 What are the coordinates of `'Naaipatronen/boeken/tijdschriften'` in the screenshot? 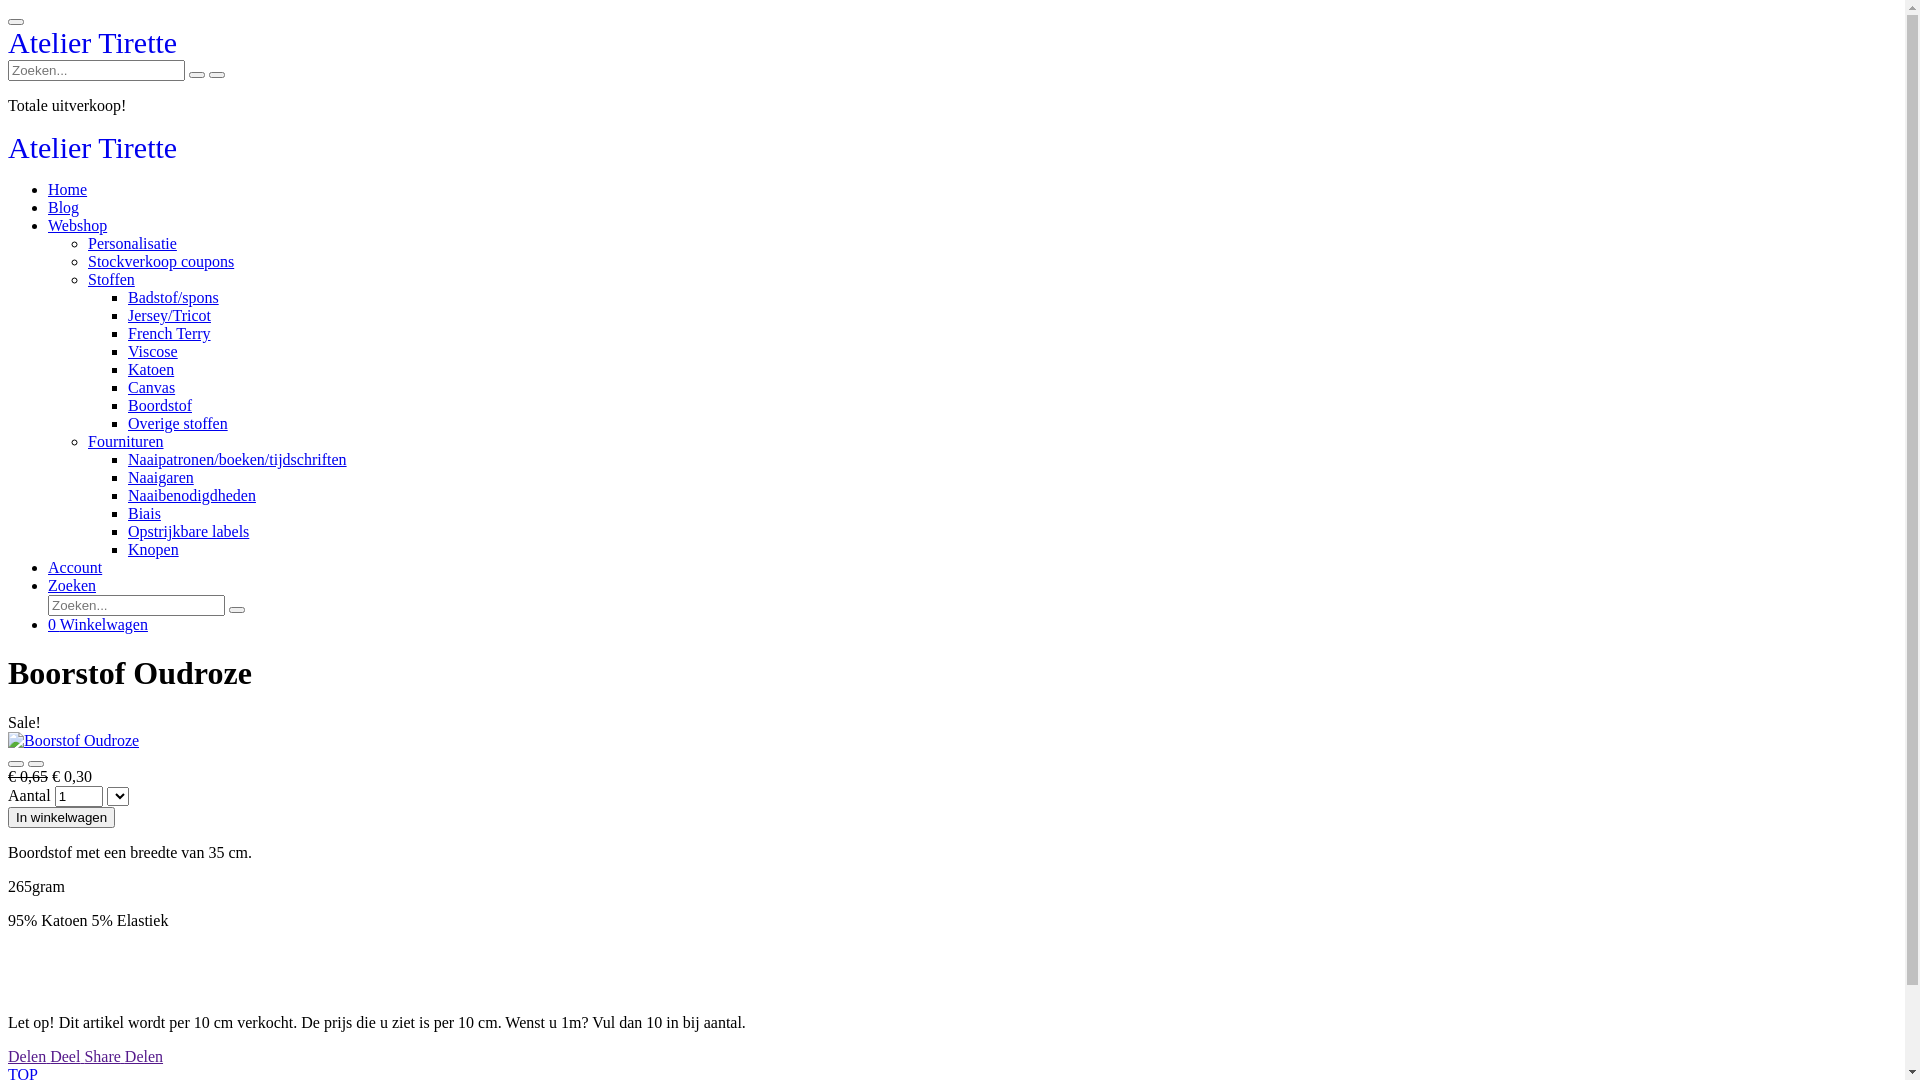 It's located at (237, 459).